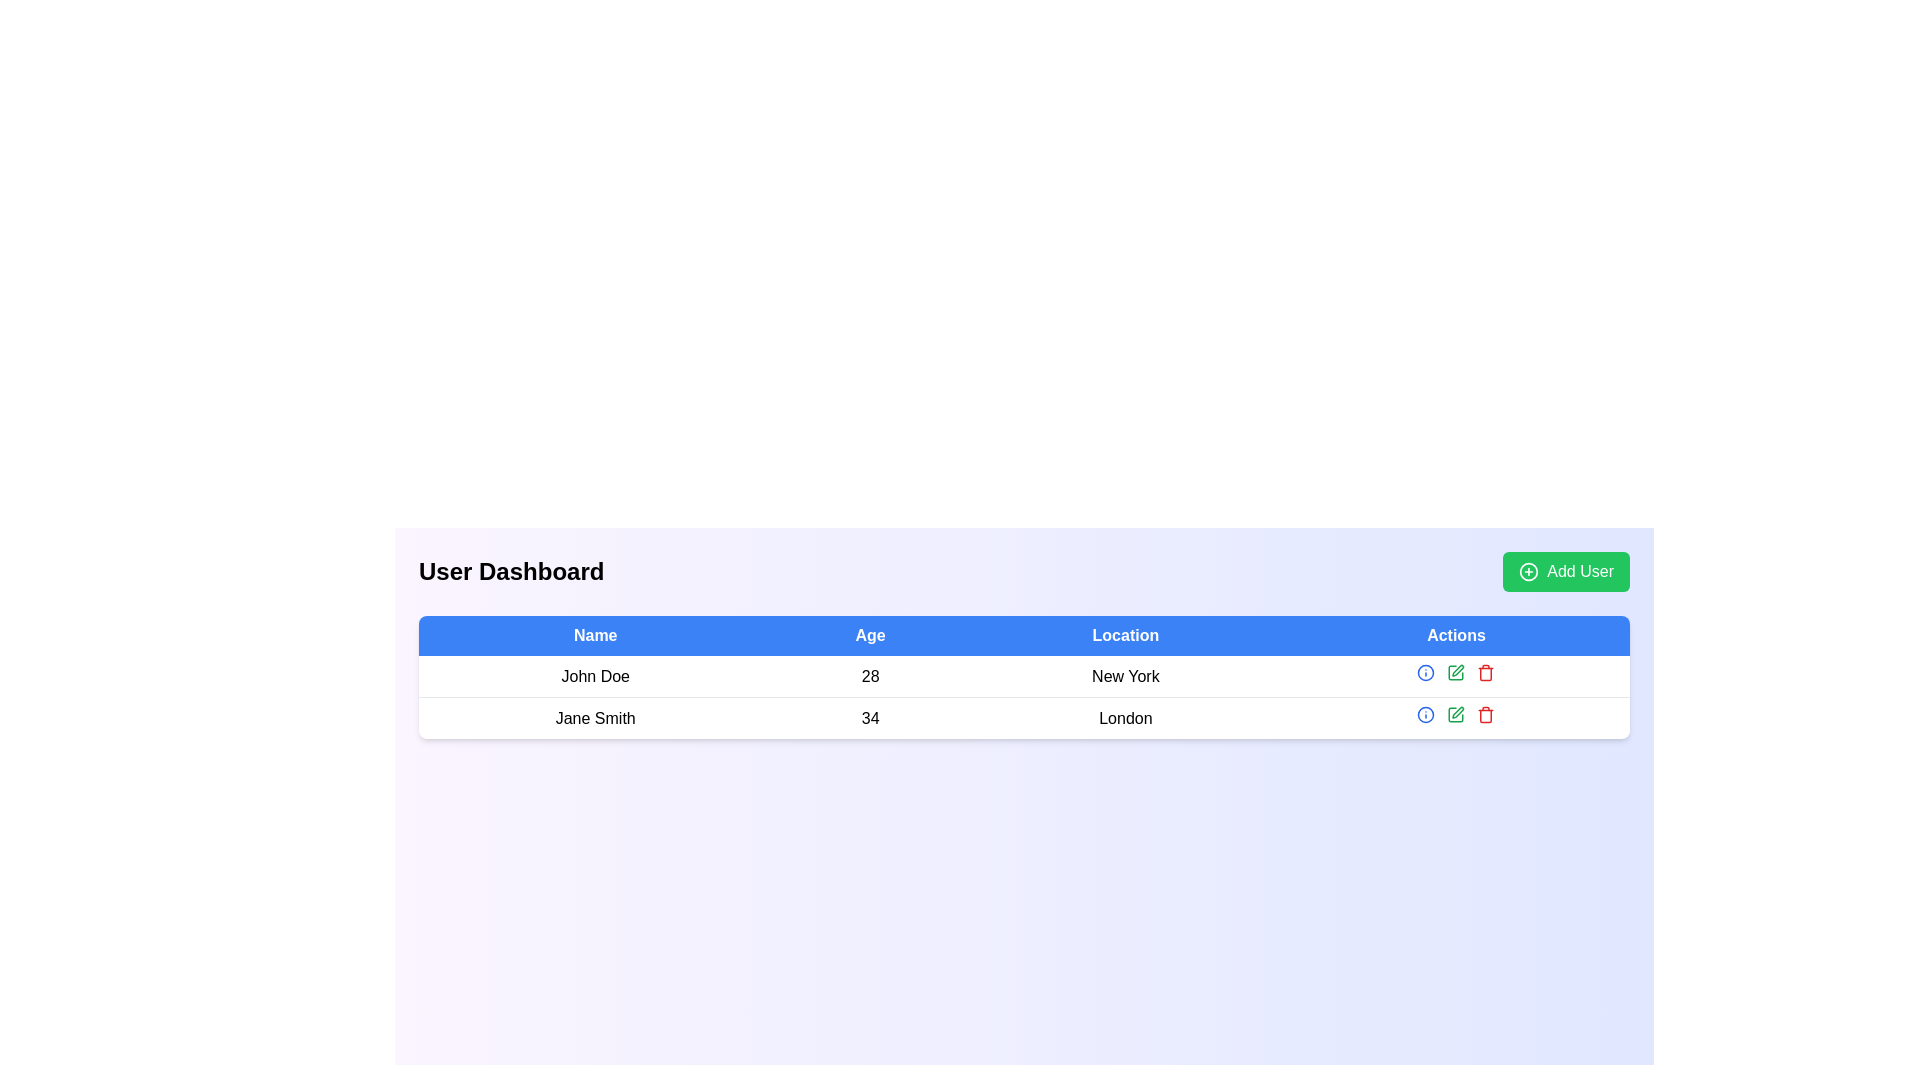 The width and height of the screenshot is (1920, 1080). Describe the element at coordinates (1425, 713) in the screenshot. I see `the circular background of the info icon in the 'Actions' column for the row corresponding to 'John Doe'` at that location.